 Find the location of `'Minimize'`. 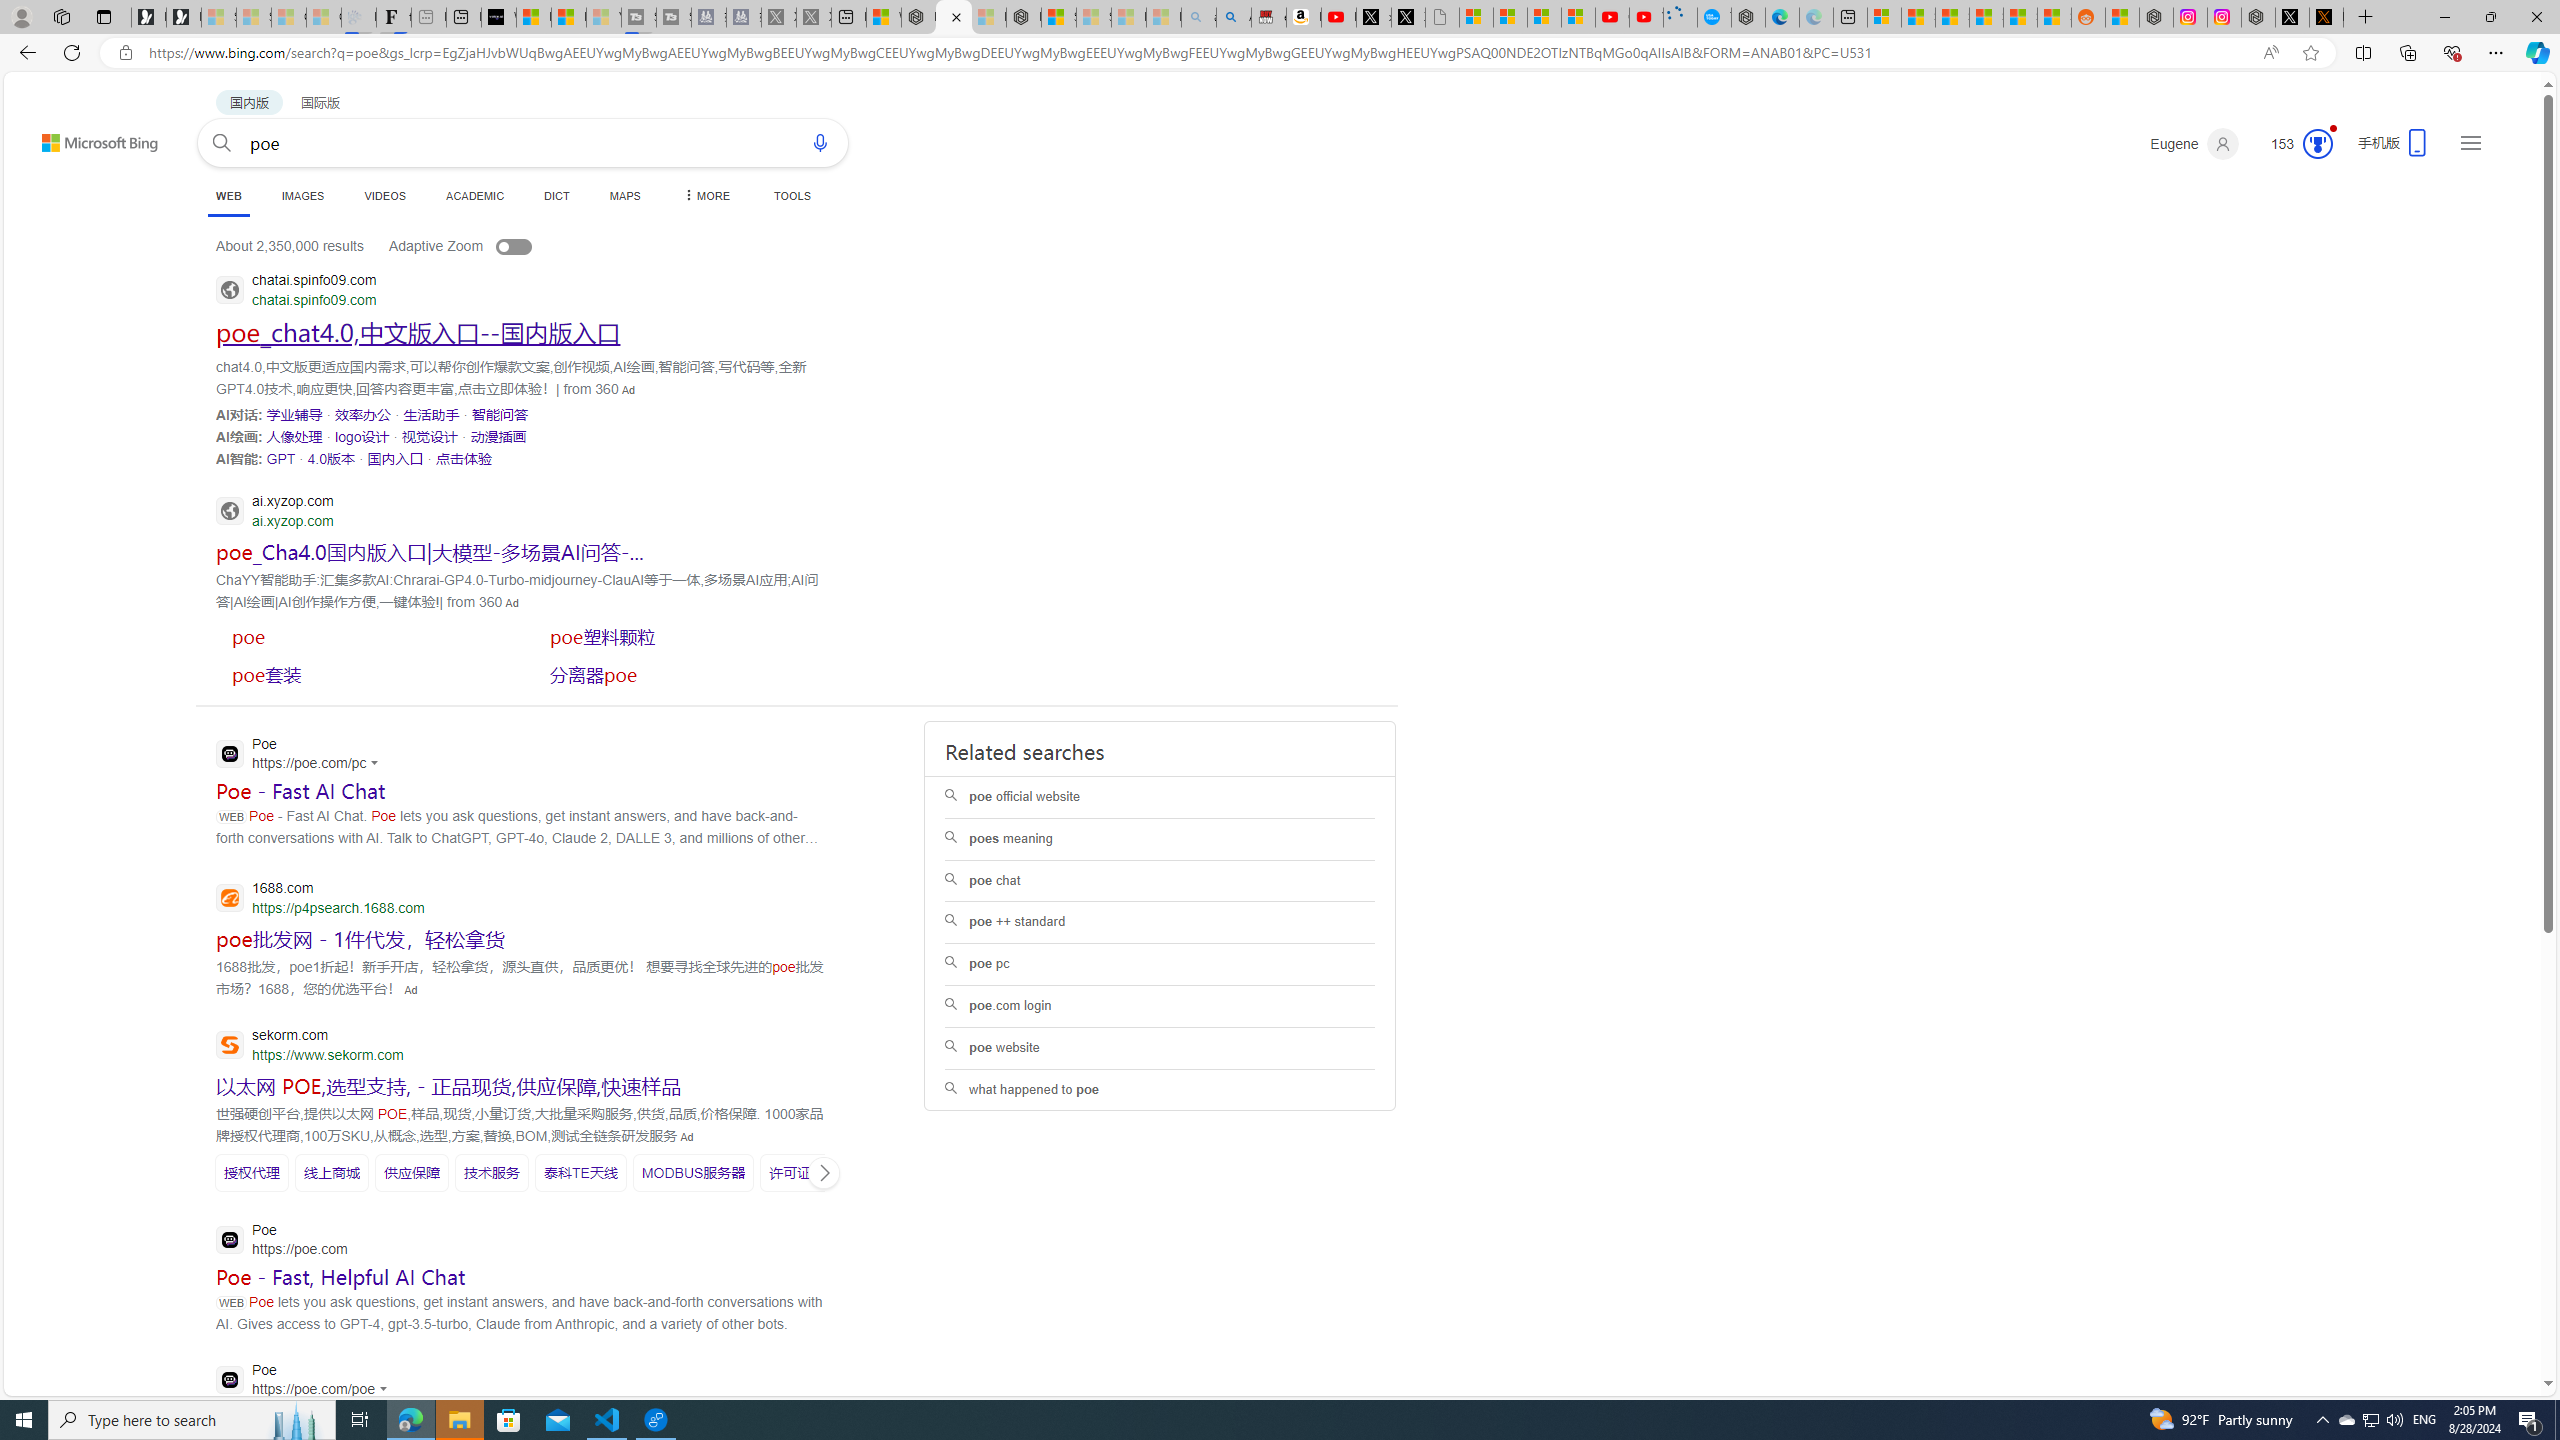

'Minimize' is located at coordinates (2443, 16).